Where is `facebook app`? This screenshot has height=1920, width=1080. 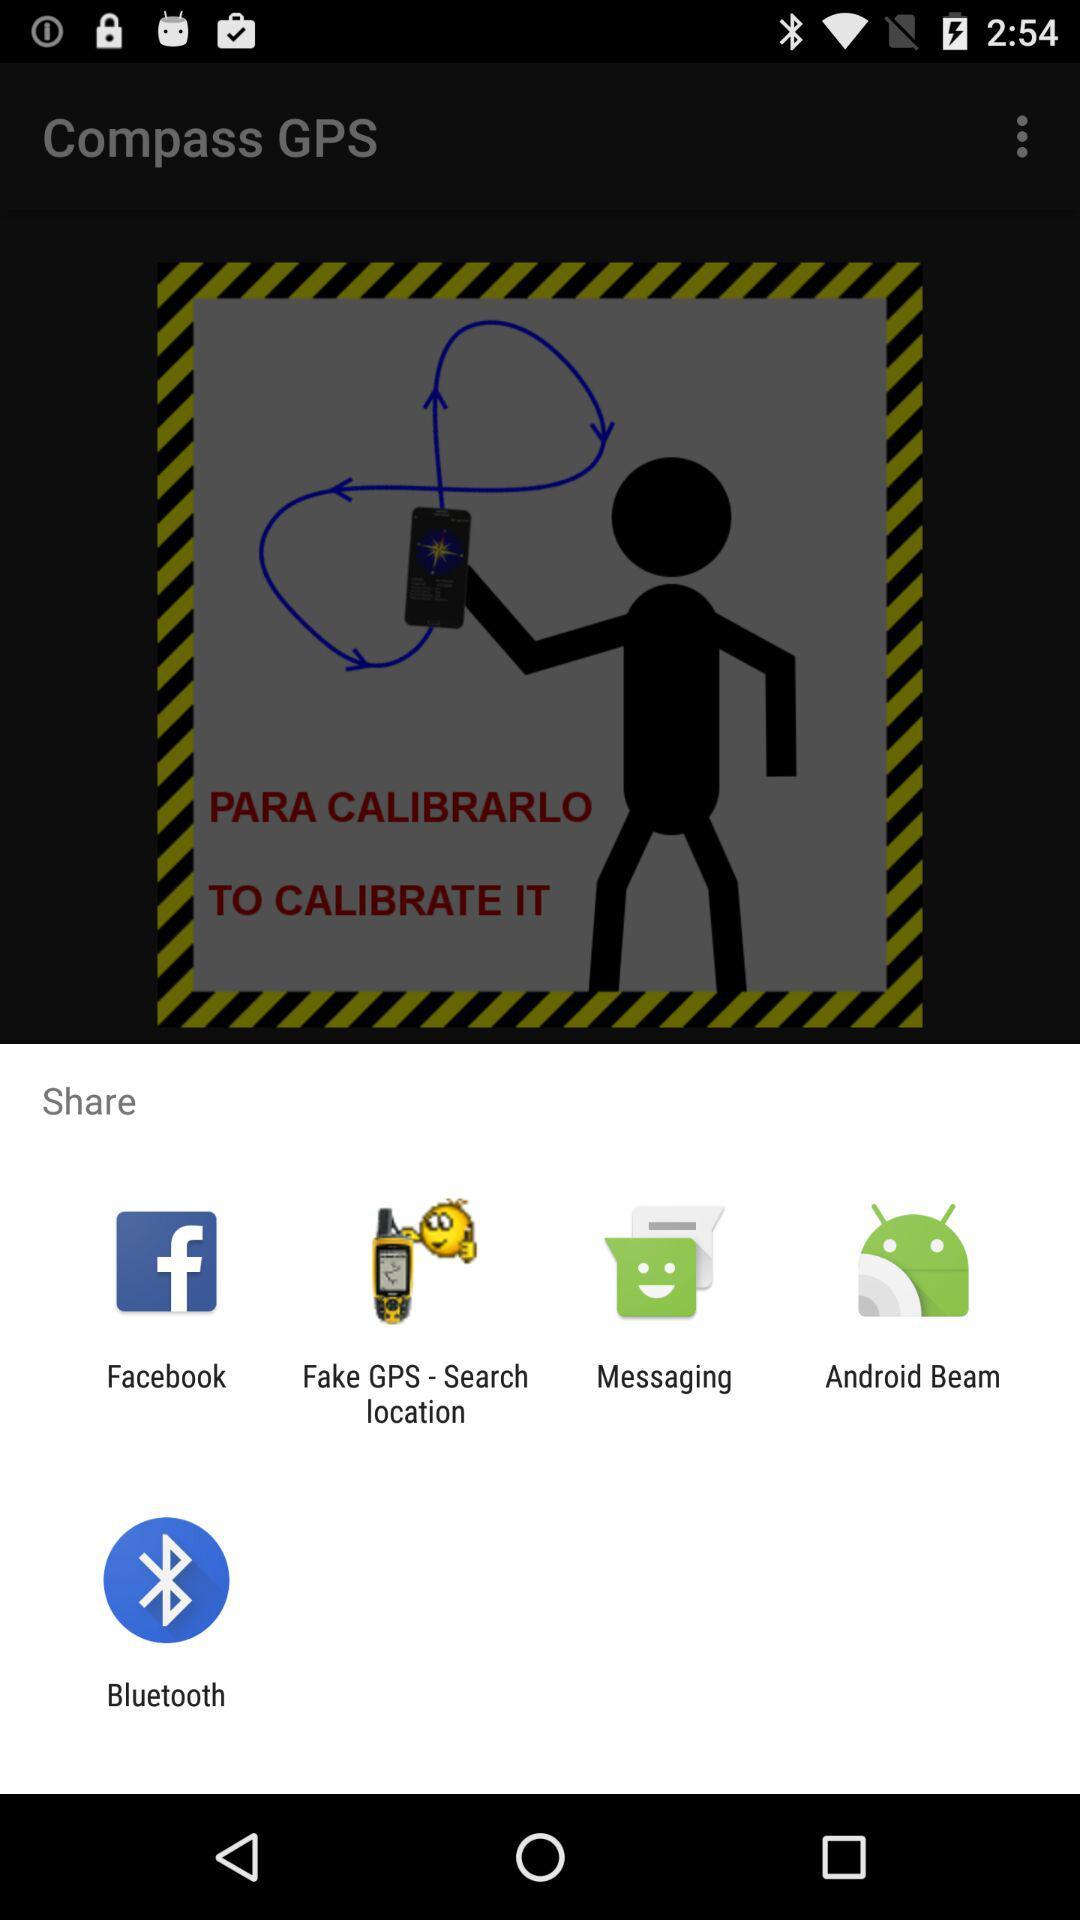 facebook app is located at coordinates (165, 1392).